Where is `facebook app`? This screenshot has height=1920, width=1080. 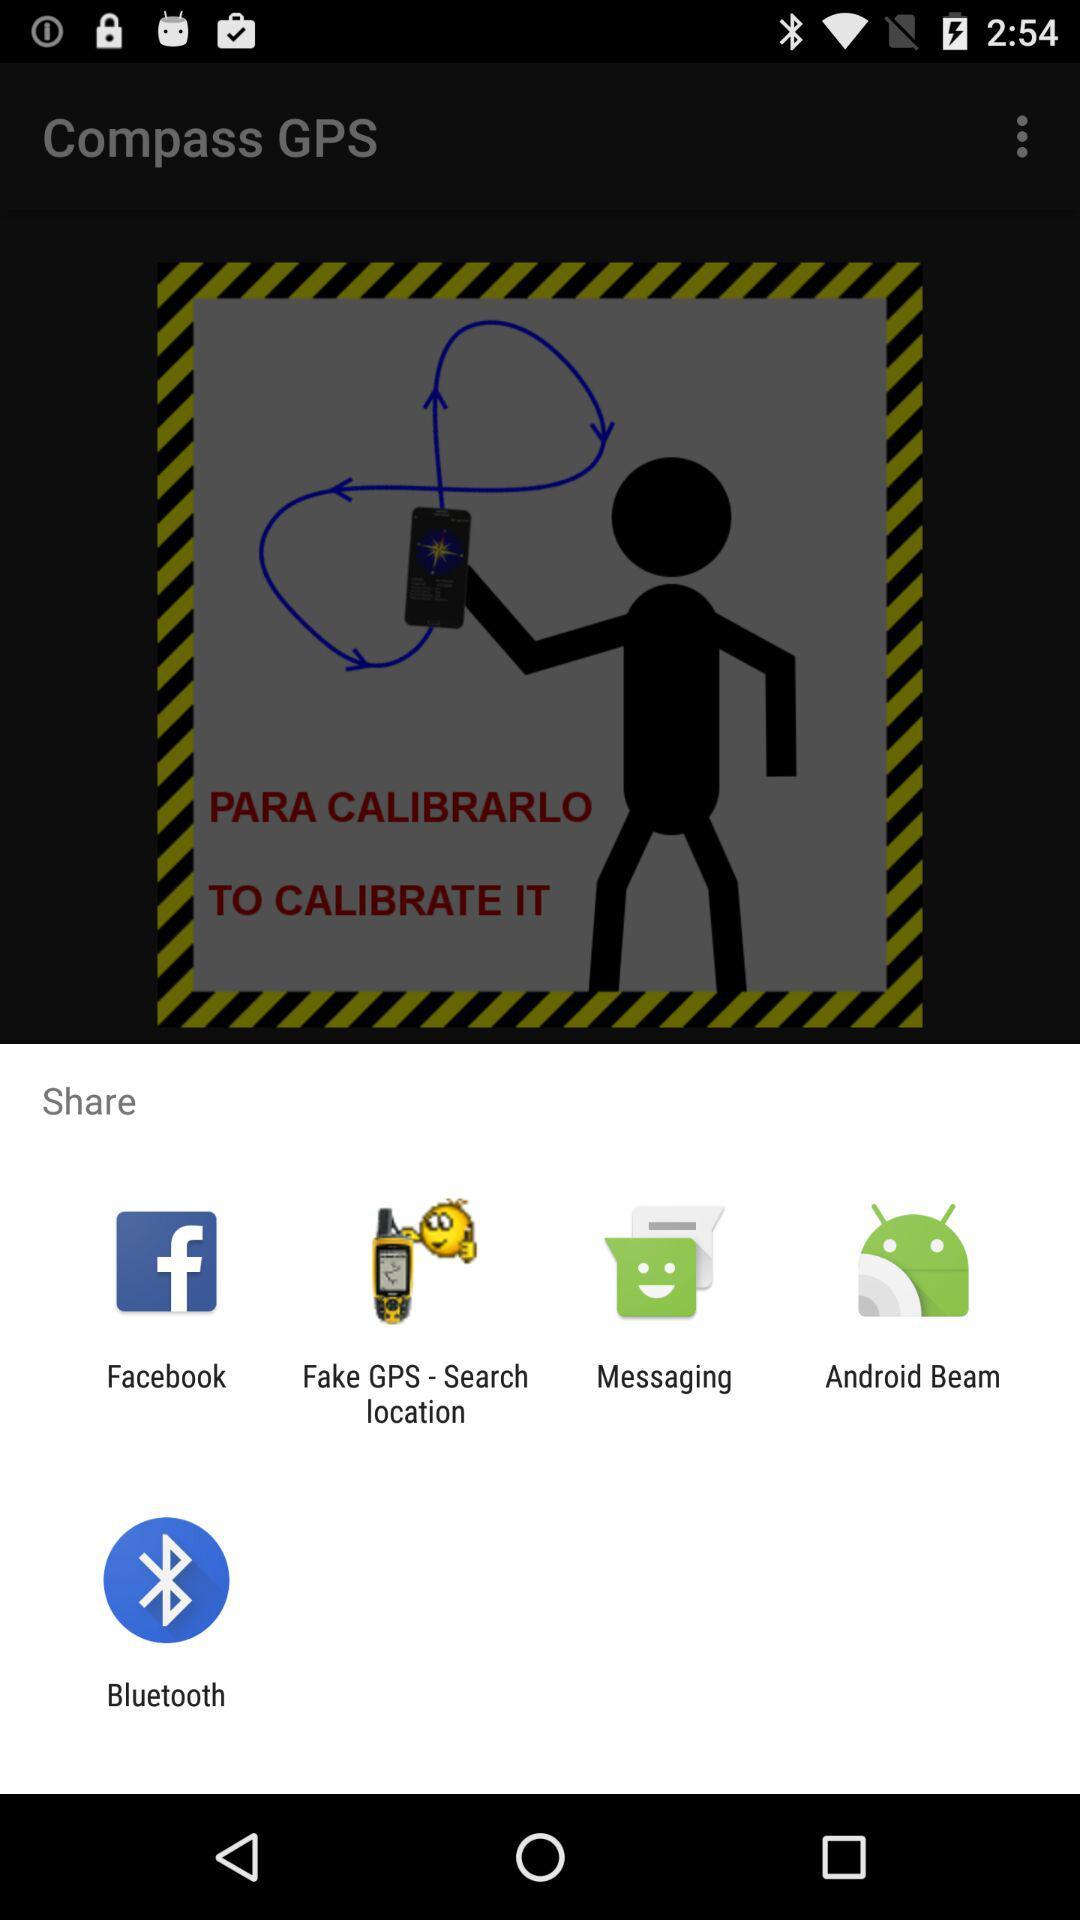 facebook app is located at coordinates (165, 1392).